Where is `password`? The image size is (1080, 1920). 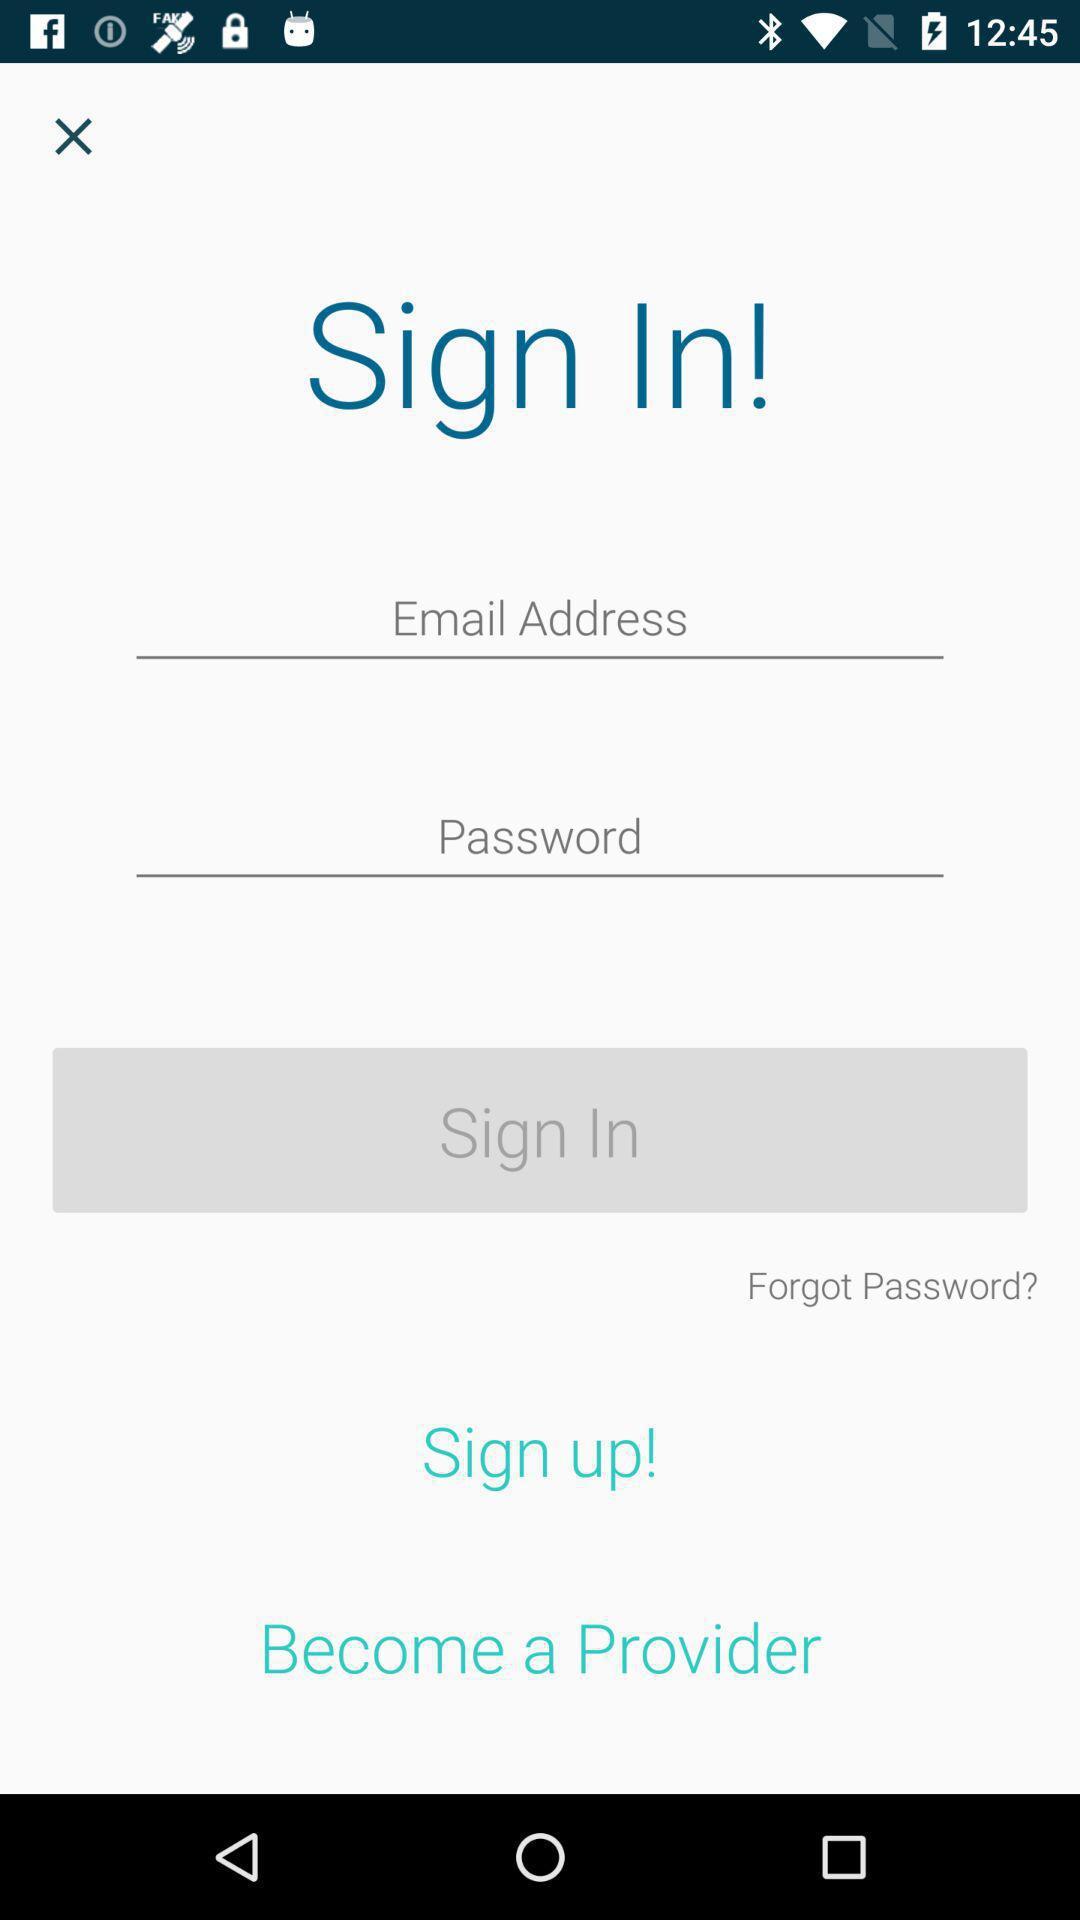
password is located at coordinates (540, 838).